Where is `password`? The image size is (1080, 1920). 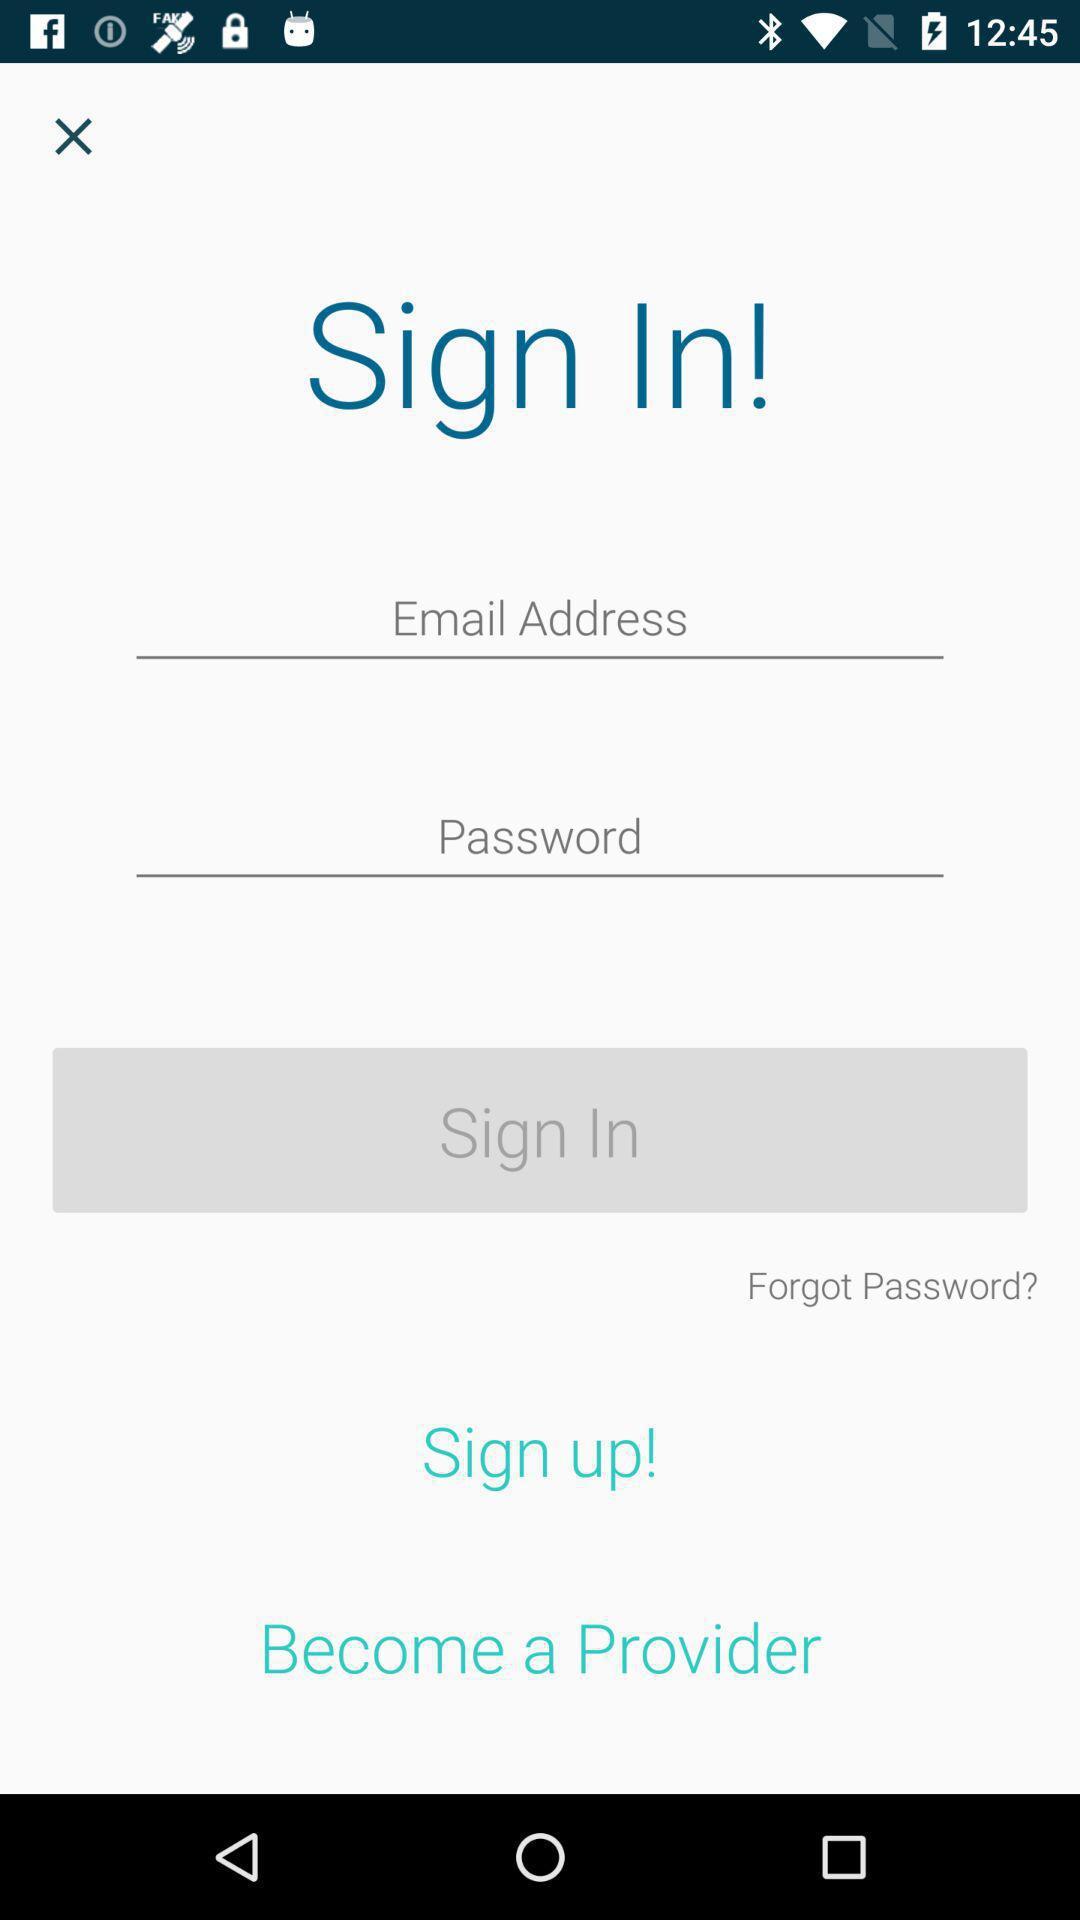
password is located at coordinates (540, 838).